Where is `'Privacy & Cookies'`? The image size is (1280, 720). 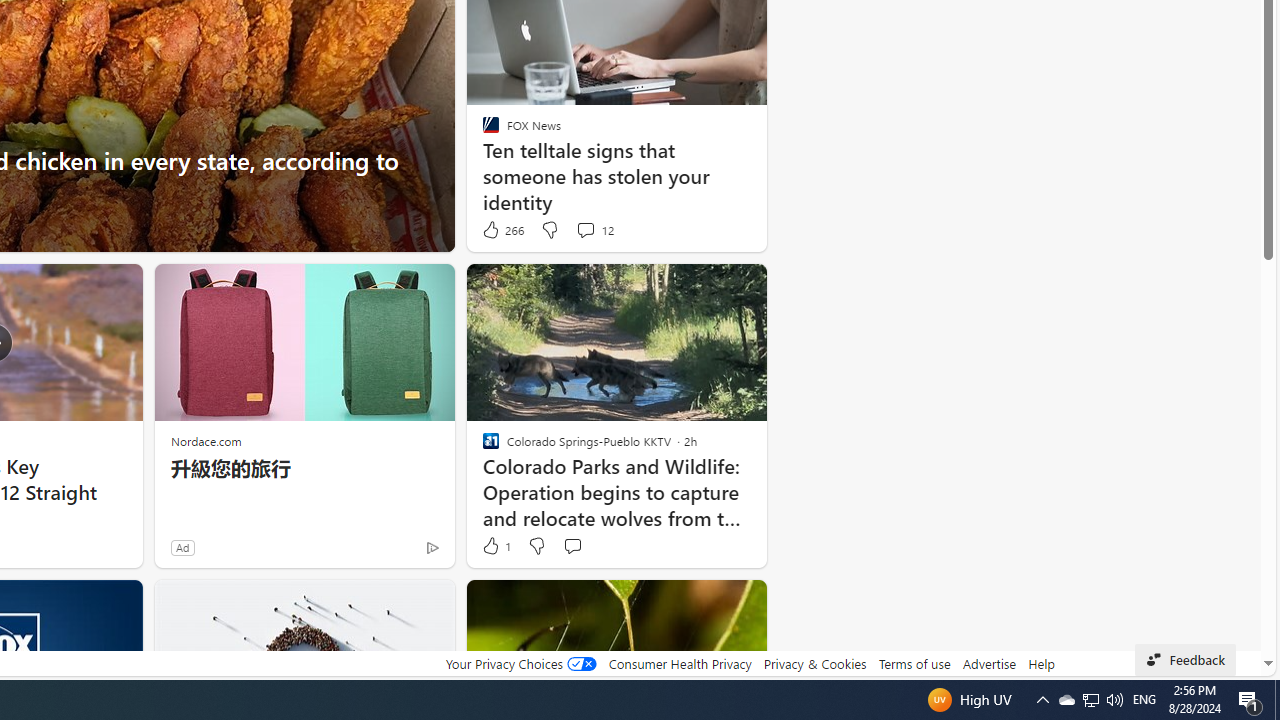
'Privacy & Cookies' is located at coordinates (814, 663).